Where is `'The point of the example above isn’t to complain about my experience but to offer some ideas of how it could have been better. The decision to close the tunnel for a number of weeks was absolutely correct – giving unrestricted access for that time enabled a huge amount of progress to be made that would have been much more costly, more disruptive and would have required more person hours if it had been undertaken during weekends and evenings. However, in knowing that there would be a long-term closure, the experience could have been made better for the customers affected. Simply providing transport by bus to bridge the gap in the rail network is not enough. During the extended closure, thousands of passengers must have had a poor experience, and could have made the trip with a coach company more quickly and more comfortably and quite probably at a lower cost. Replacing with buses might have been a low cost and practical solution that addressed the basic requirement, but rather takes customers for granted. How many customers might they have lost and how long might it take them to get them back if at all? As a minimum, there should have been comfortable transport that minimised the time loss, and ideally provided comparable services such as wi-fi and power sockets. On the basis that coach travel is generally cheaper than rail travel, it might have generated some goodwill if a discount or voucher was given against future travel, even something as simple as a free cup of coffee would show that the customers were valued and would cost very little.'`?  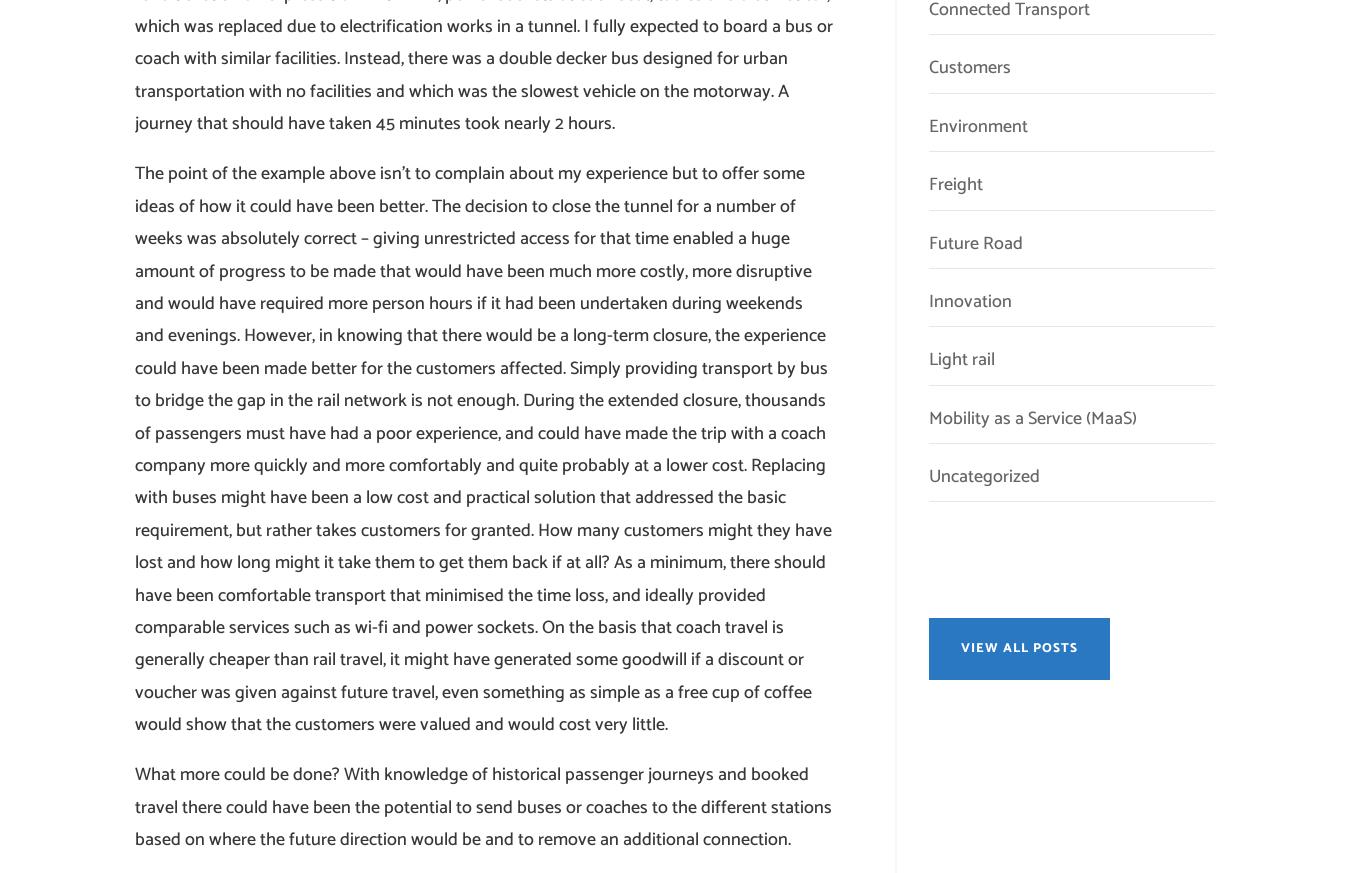 'The point of the example above isn’t to complain about my experience but to offer some ideas of how it could have been better. The decision to close the tunnel for a number of weeks was absolutely correct – giving unrestricted access for that time enabled a huge amount of progress to be made that would have been much more costly, more disruptive and would have required more person hours if it had been undertaken during weekends and evenings. However, in knowing that there would be a long-term closure, the experience could have been made better for the customers affected. Simply providing transport by bus to bridge the gap in the rail network is not enough. During the extended closure, thousands of passengers must have had a poor experience, and could have made the trip with a coach company more quickly and more comfortably and quite probably at a lower cost. Replacing with buses might have been a low cost and practical solution that addressed the basic requirement, but rather takes customers for granted. How many customers might they have lost and how long might it take them to get them back if at all? As a minimum, there should have been comfortable transport that minimised the time loss, and ideally provided comparable services such as wi-fi and power sockets. On the basis that coach travel is generally cheaper than rail travel, it might have generated some goodwill if a discount or voucher was given against future travel, even something as simple as a free cup of coffee would show that the customers were valued and would cost very little.' is located at coordinates (482, 449).